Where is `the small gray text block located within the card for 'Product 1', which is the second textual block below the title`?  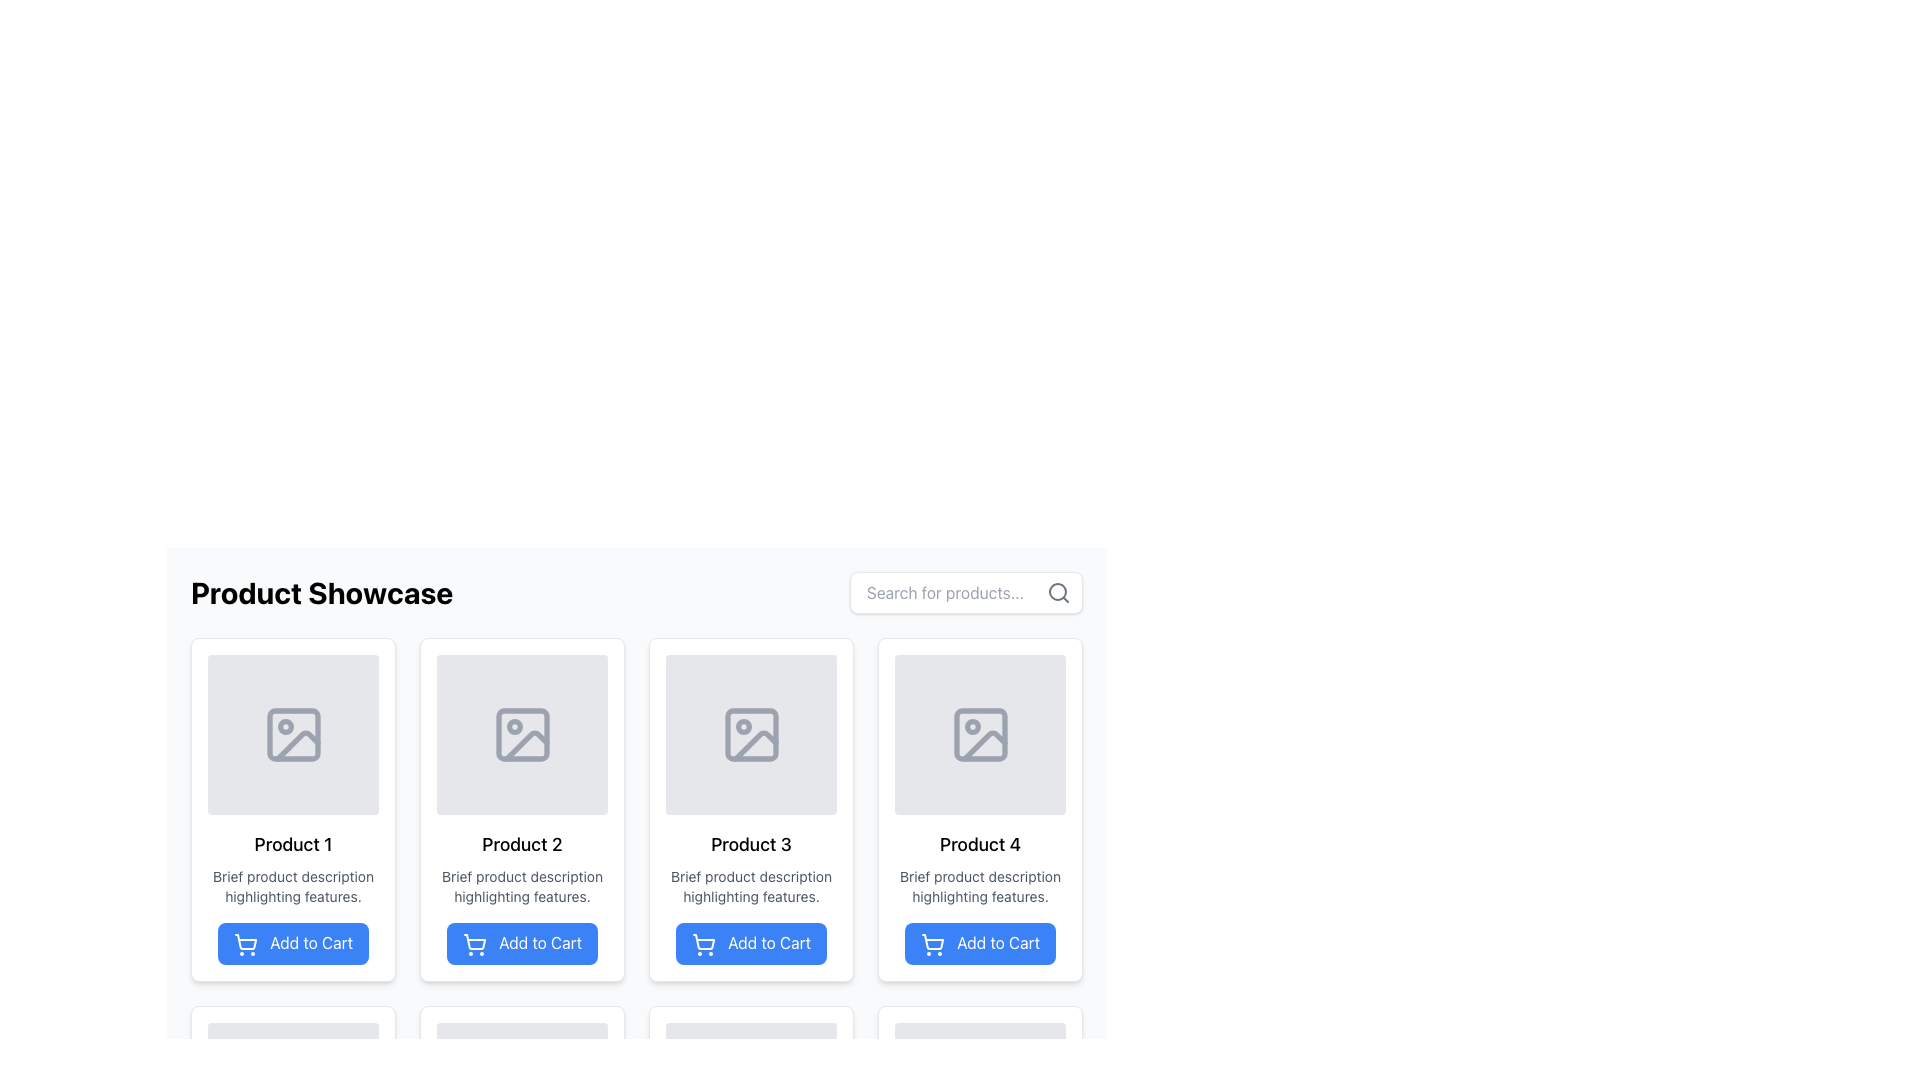
the small gray text block located within the card for 'Product 1', which is the second textual block below the title is located at coordinates (292, 886).